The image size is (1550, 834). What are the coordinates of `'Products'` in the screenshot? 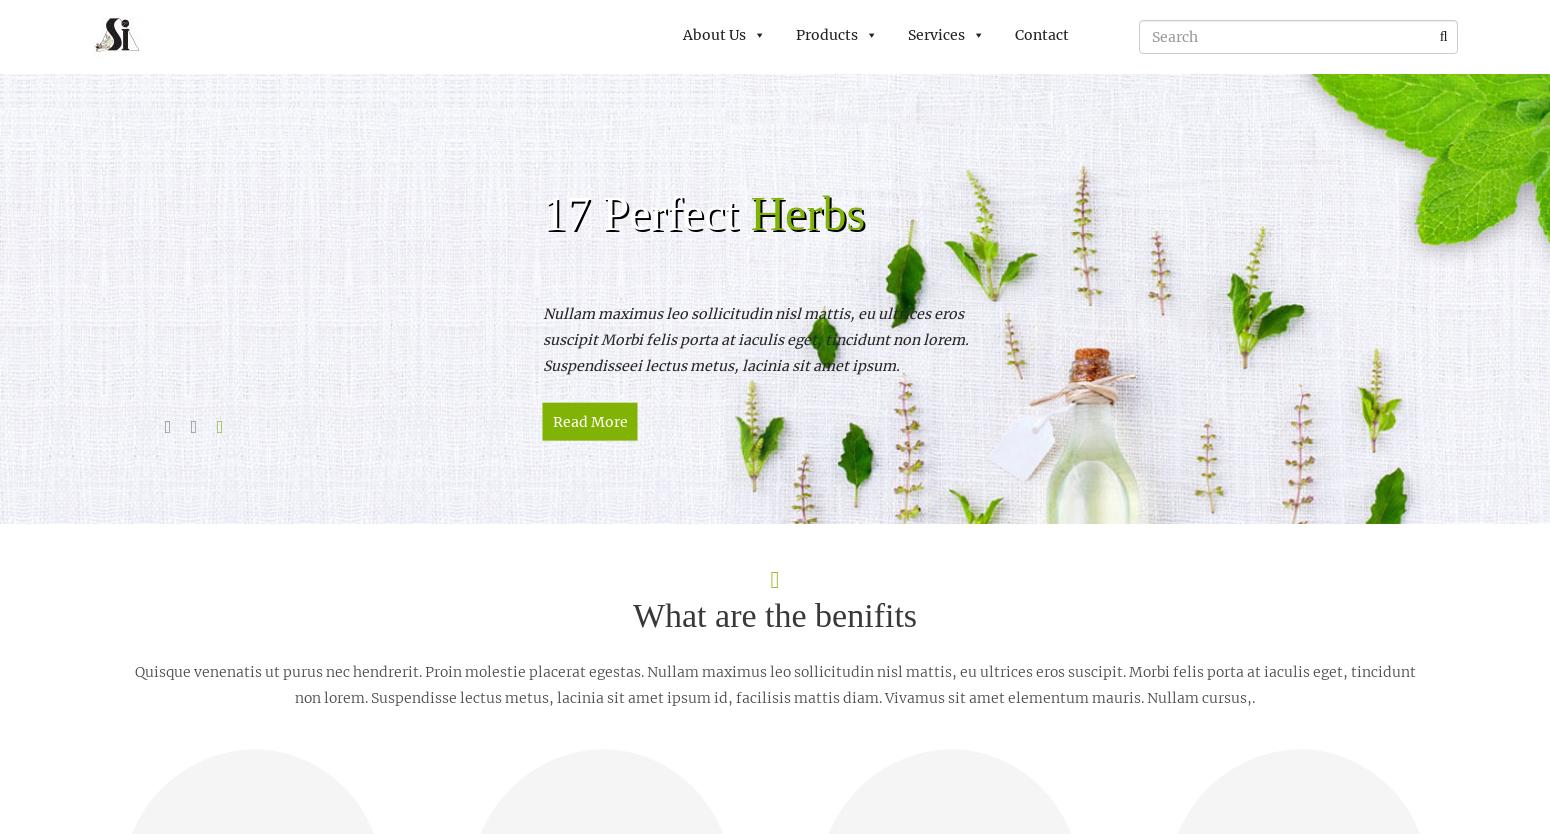 It's located at (824, 35).